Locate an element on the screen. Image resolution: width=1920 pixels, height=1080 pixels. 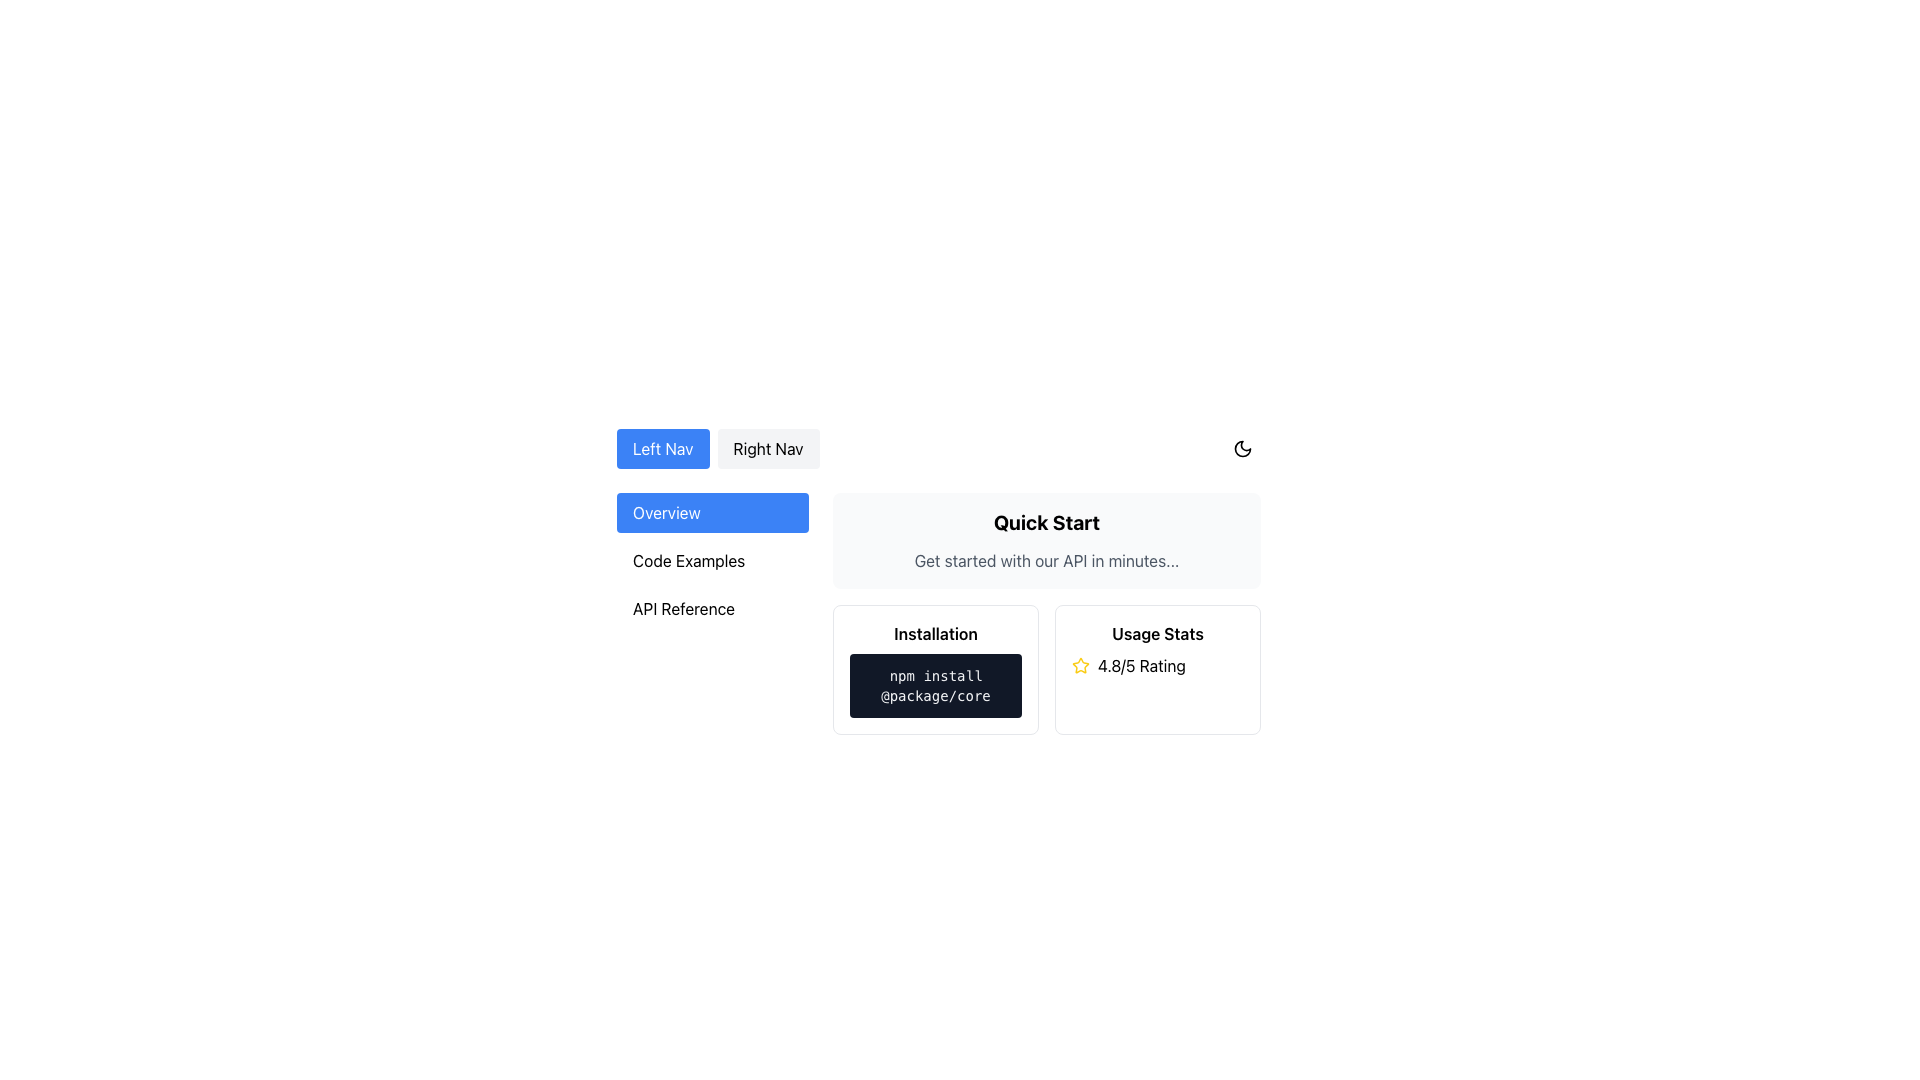
text from the bolded 'Quick Start' label located in the top-right section of the application interface is located at coordinates (1045, 522).